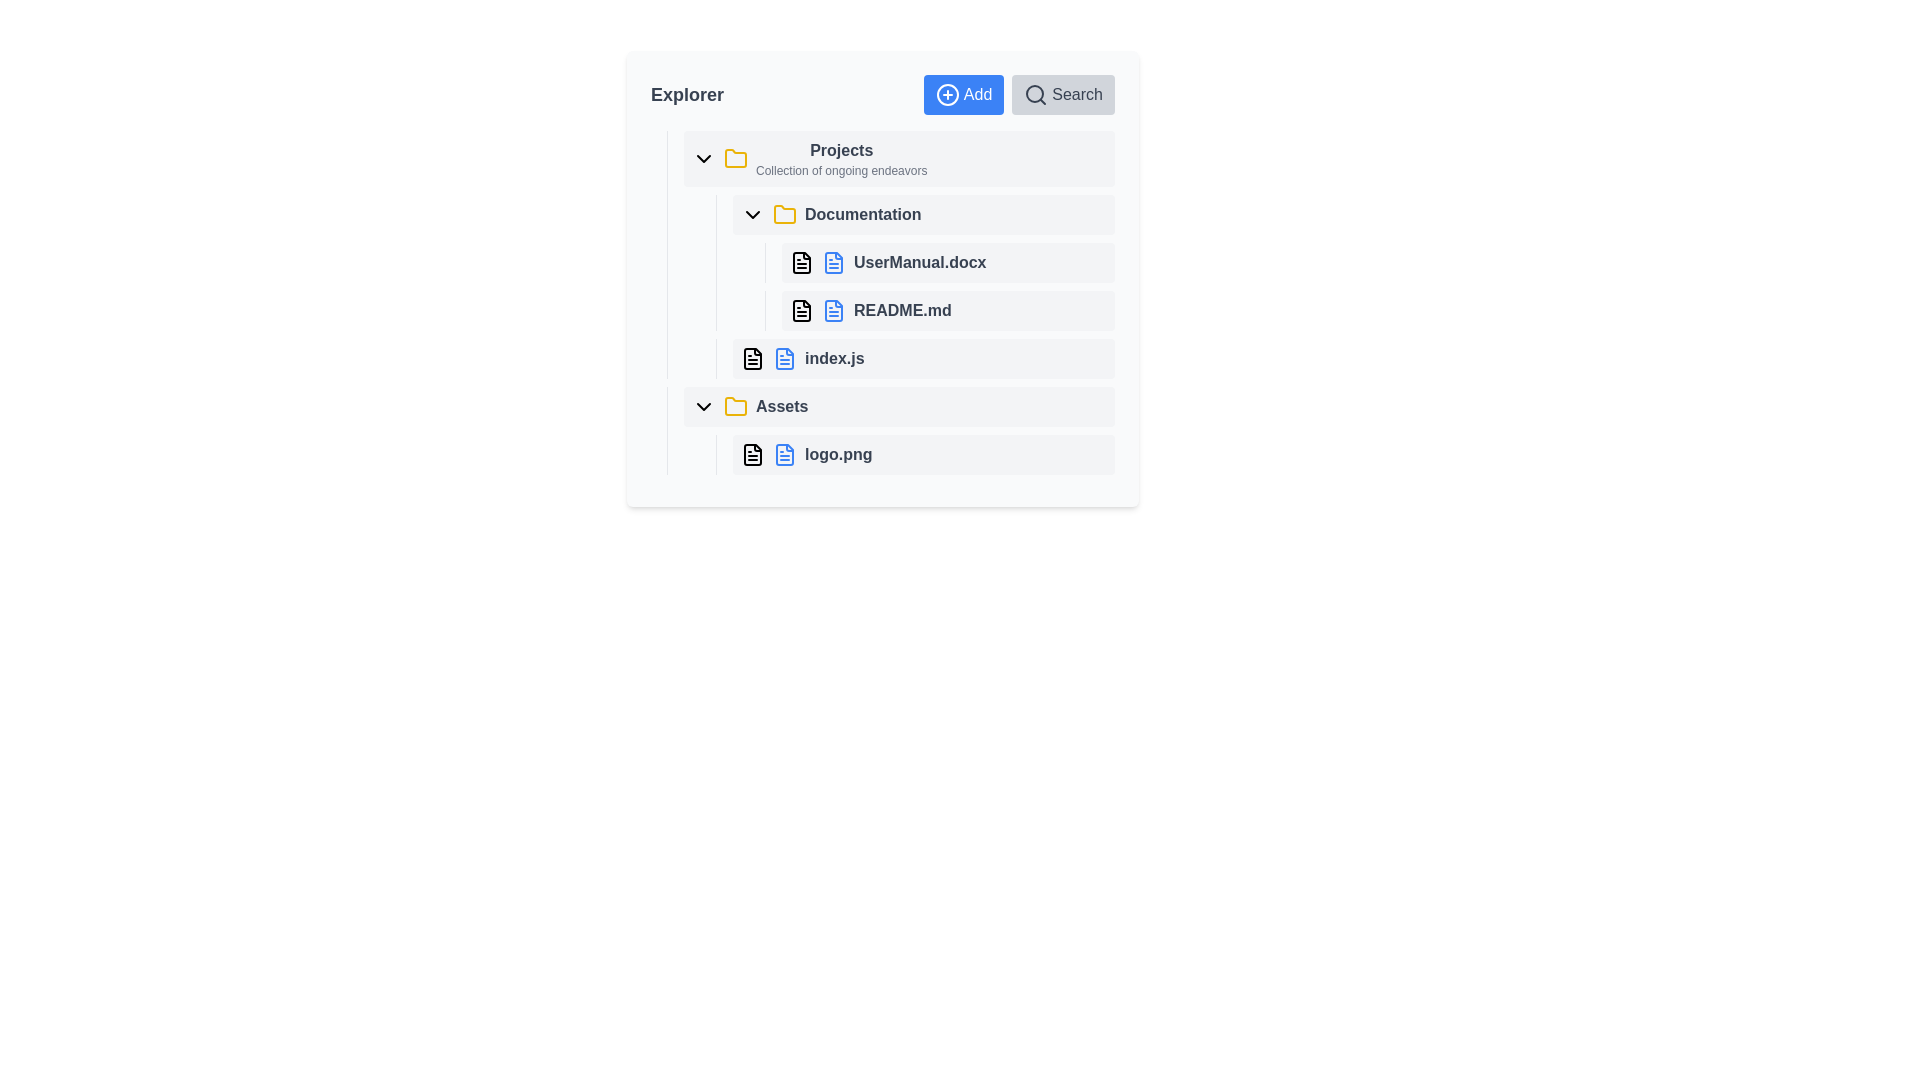 This screenshot has height=1080, width=1920. I want to click on the file icon representing 'UserManual.docx' in the Documentation folder, so click(801, 261).